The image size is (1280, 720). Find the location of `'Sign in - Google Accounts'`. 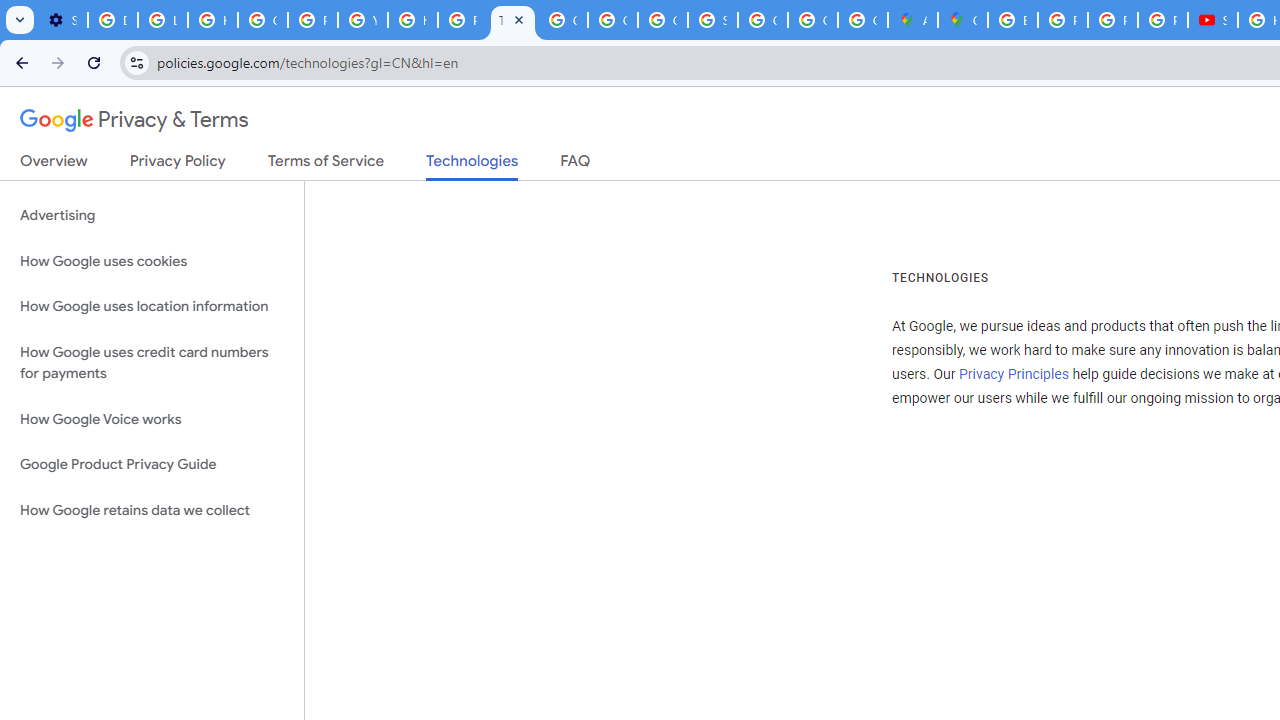

'Sign in - Google Accounts' is located at coordinates (712, 20).